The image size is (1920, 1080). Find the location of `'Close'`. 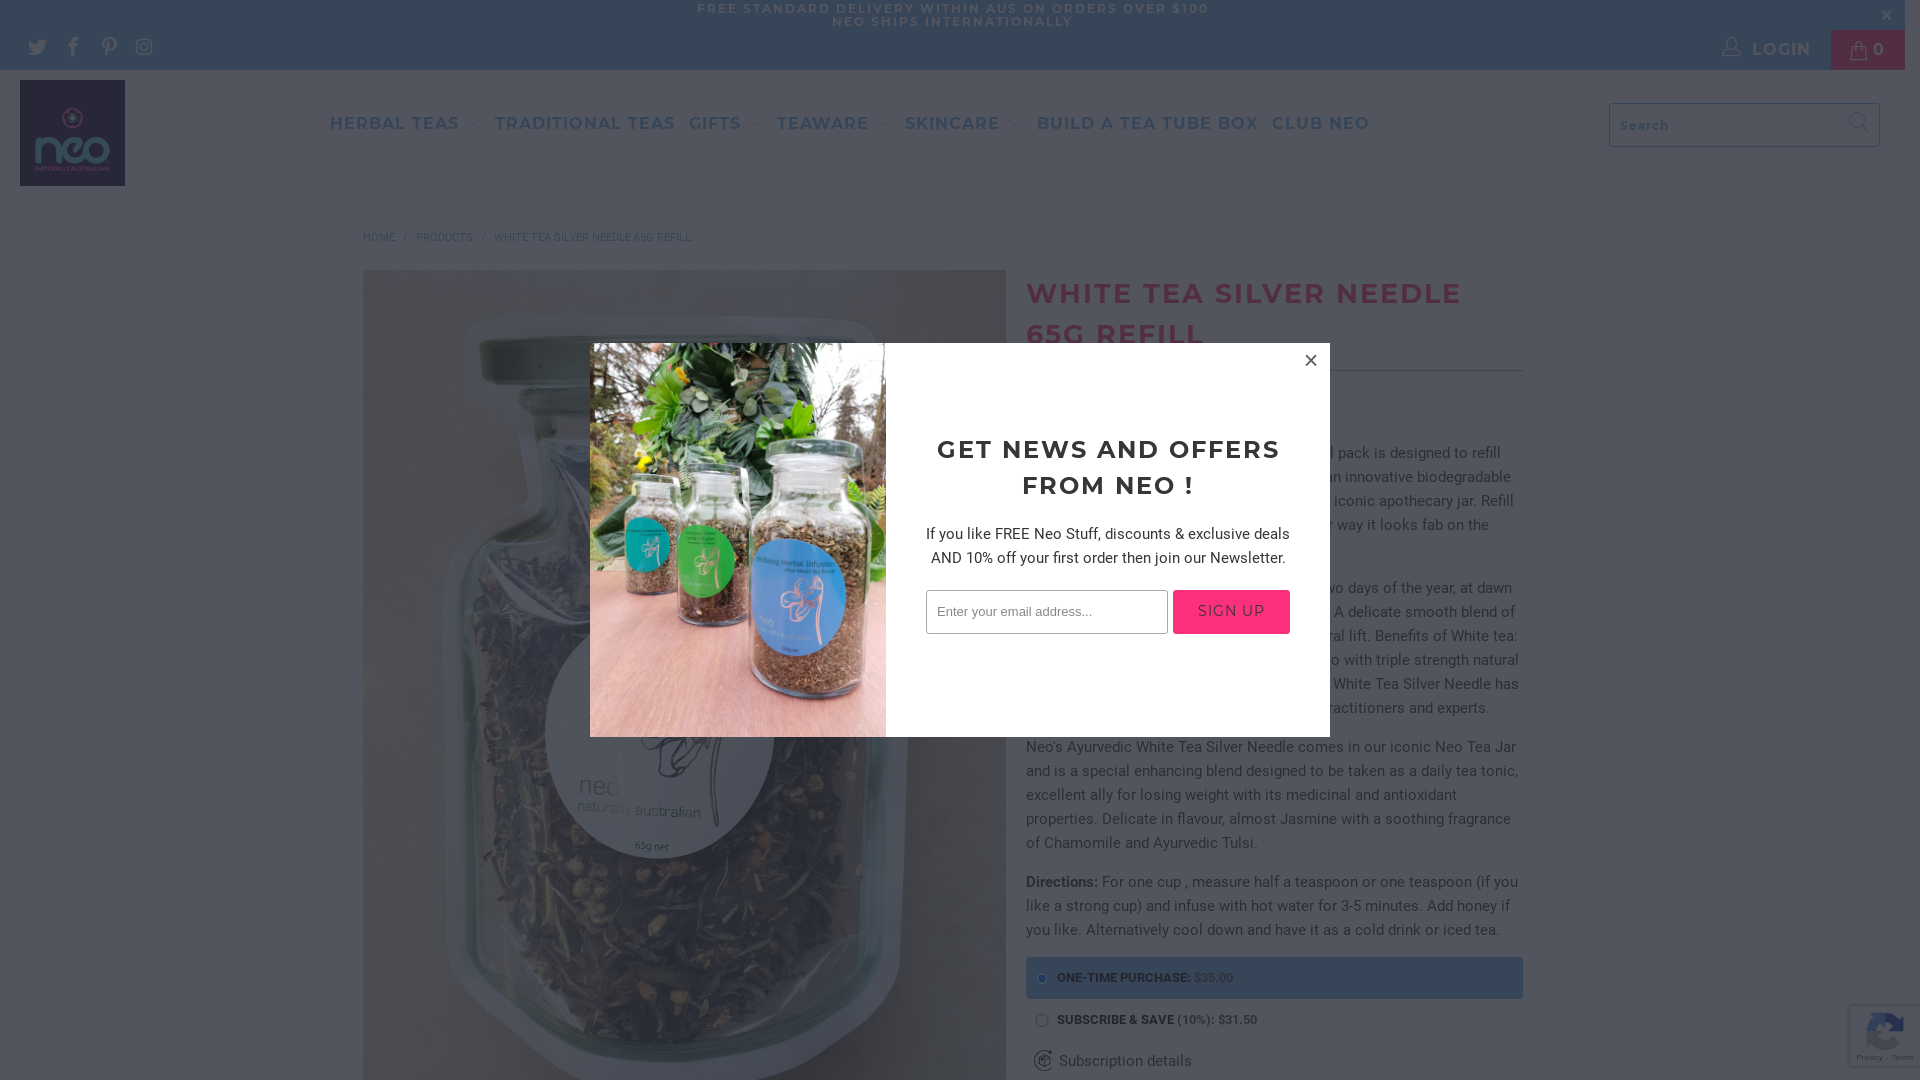

'Close' is located at coordinates (1311, 361).